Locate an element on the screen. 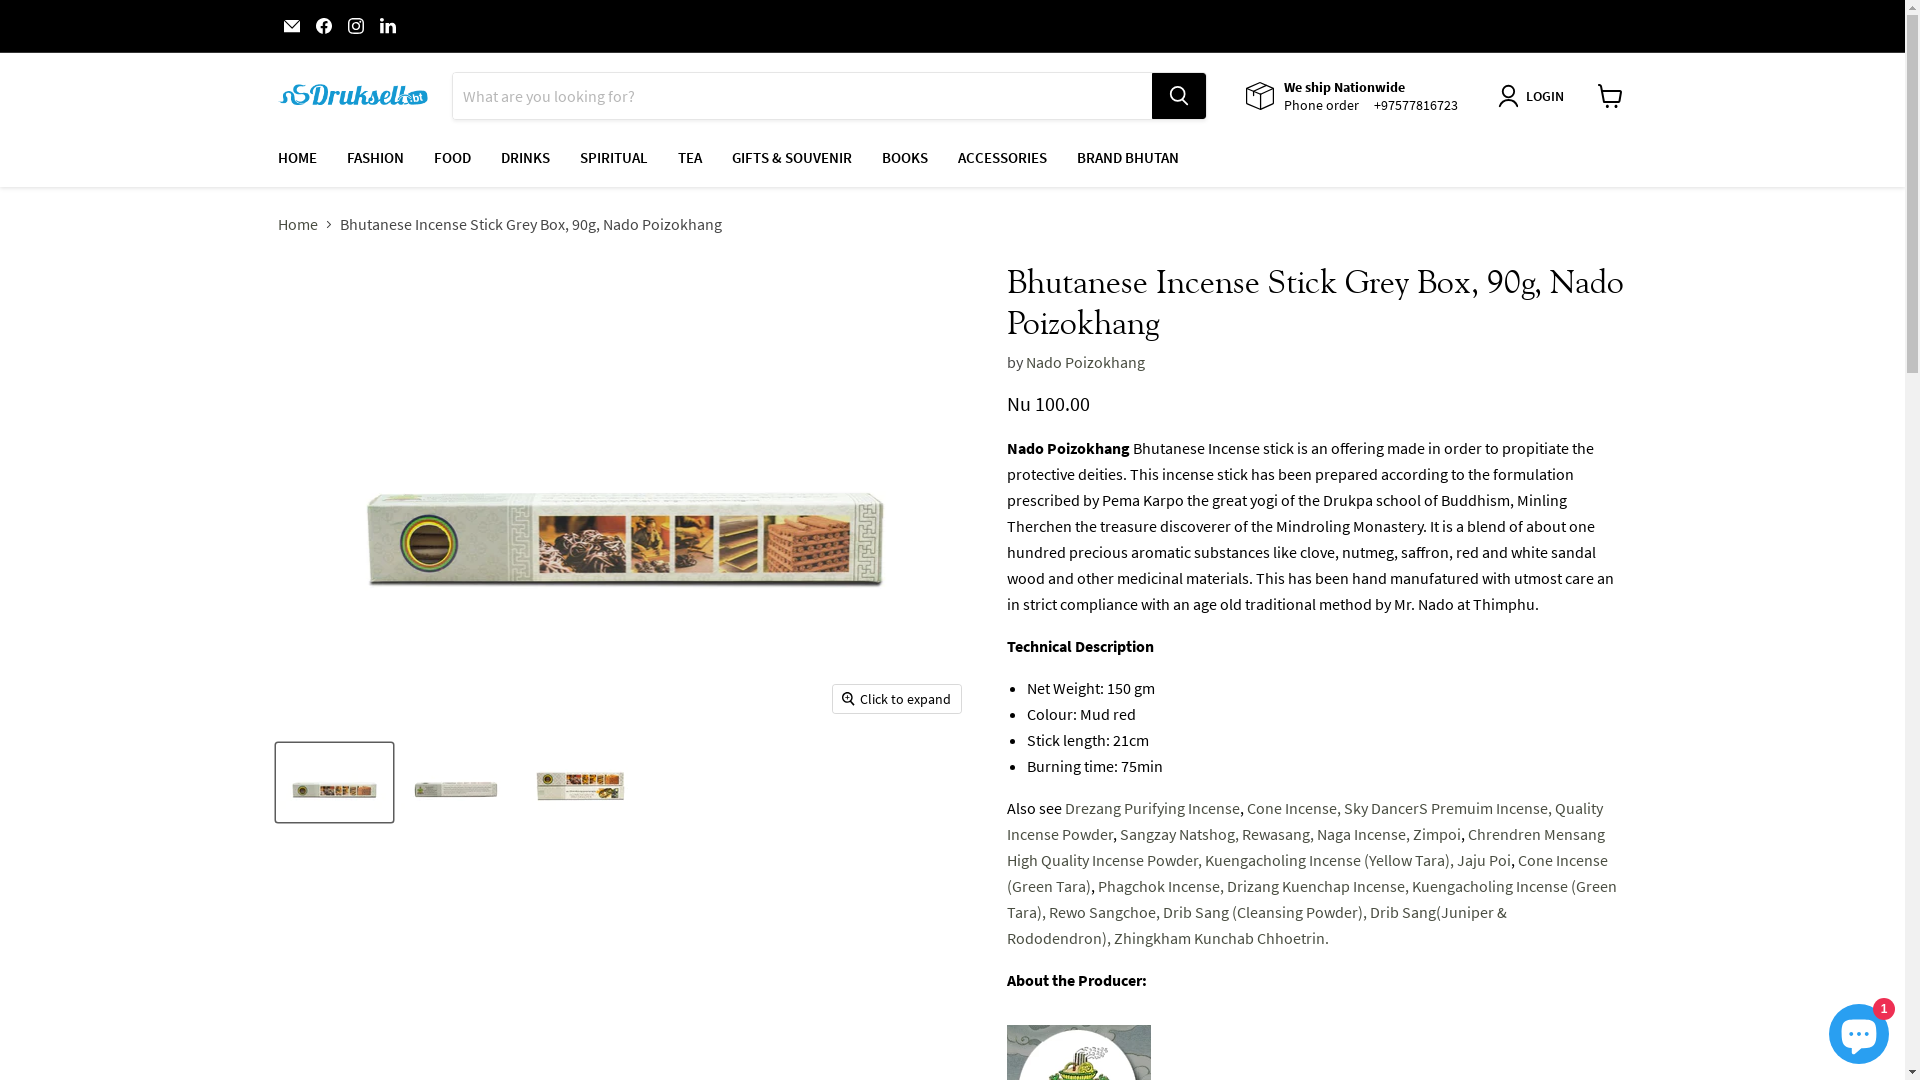 This screenshot has height=1080, width=1920. 'Home' is located at coordinates (296, 223).